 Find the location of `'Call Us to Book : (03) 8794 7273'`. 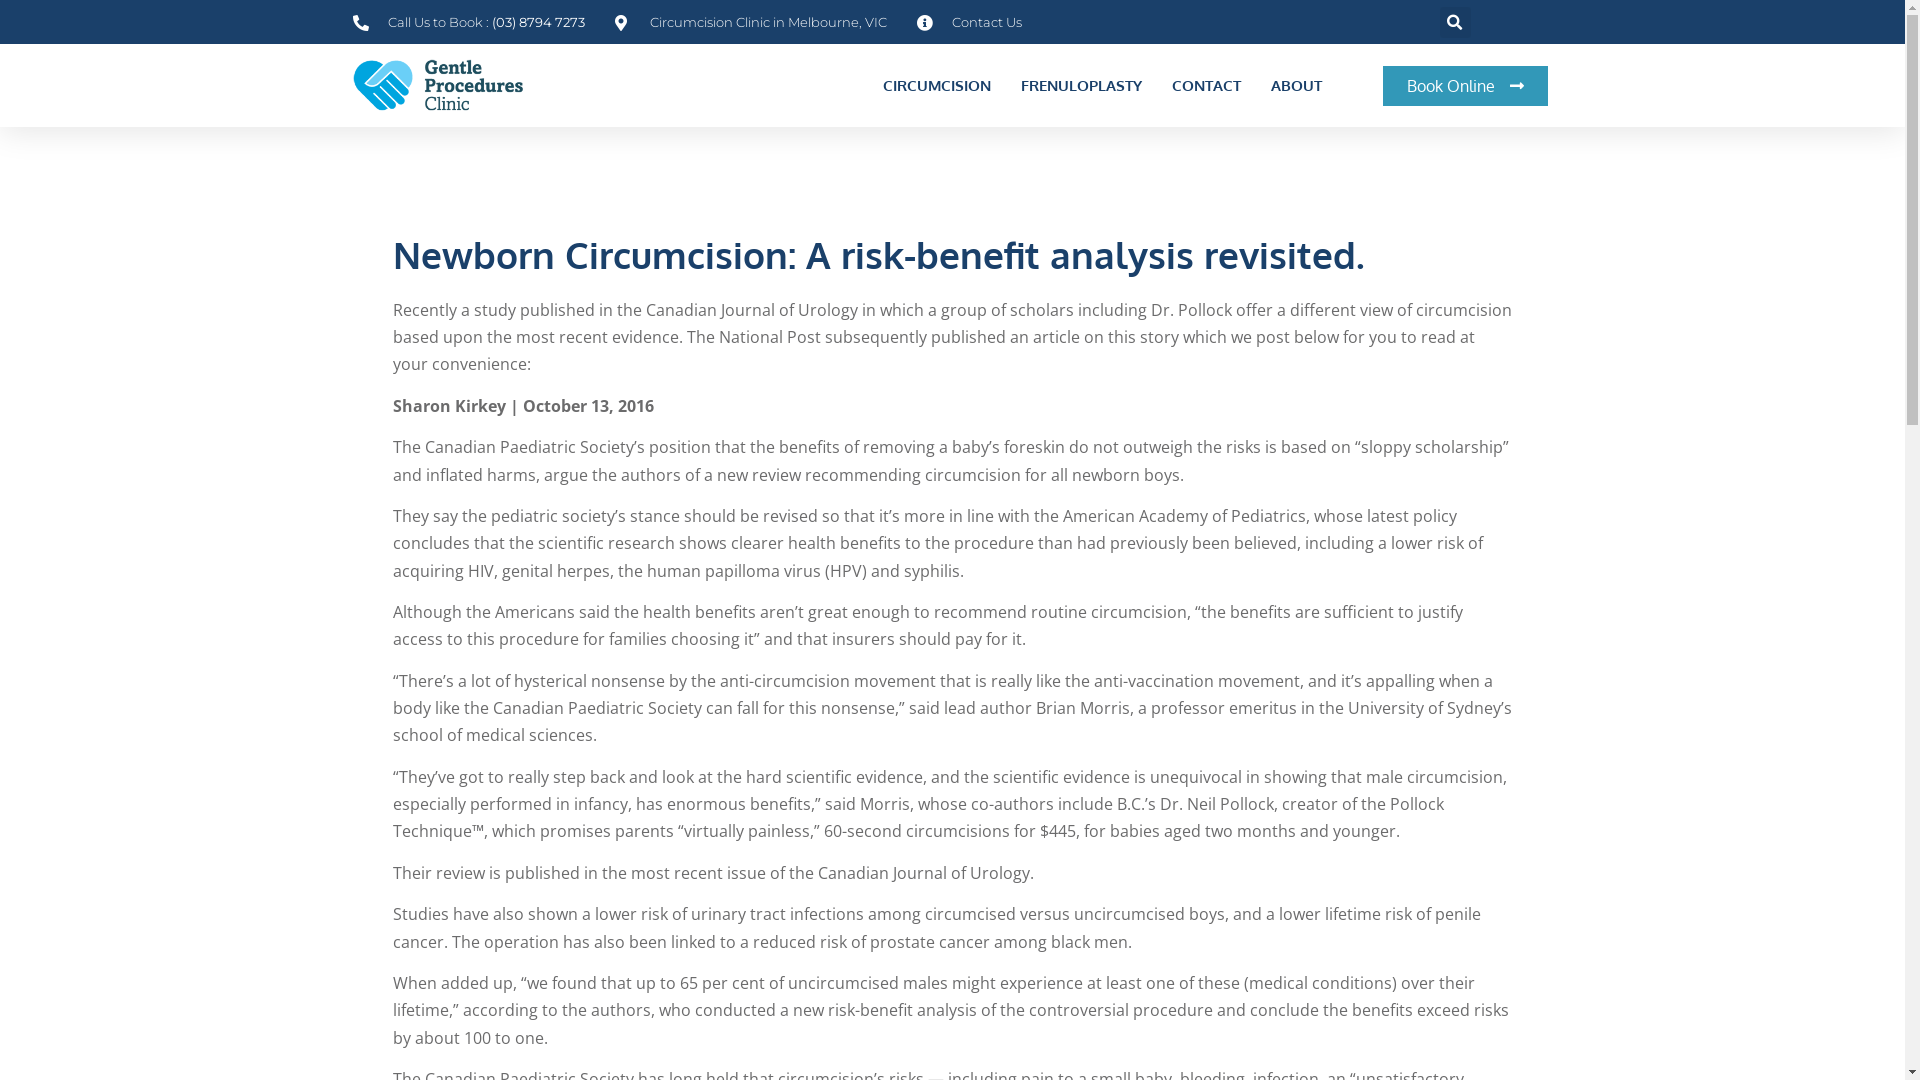

'Call Us to Book : (03) 8794 7273' is located at coordinates (466, 22).